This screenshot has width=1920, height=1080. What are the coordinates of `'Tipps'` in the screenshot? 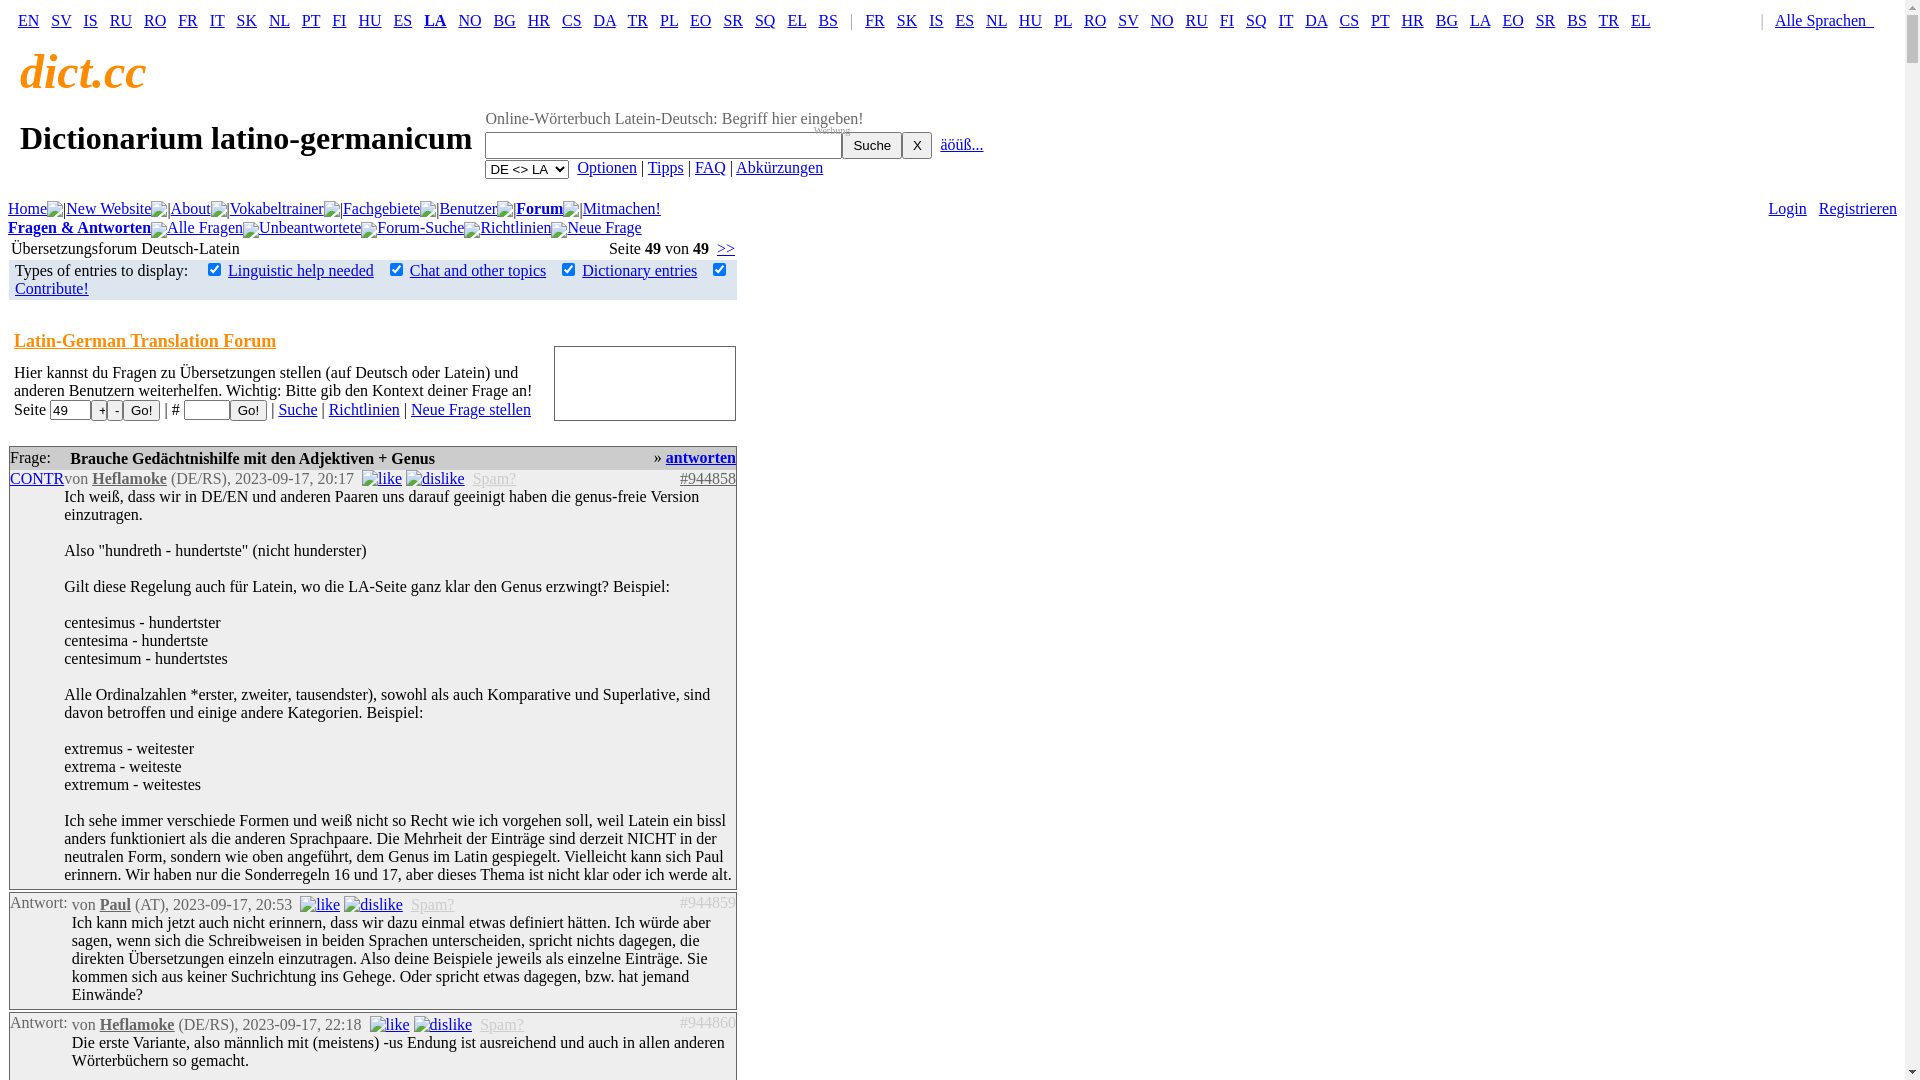 It's located at (666, 166).